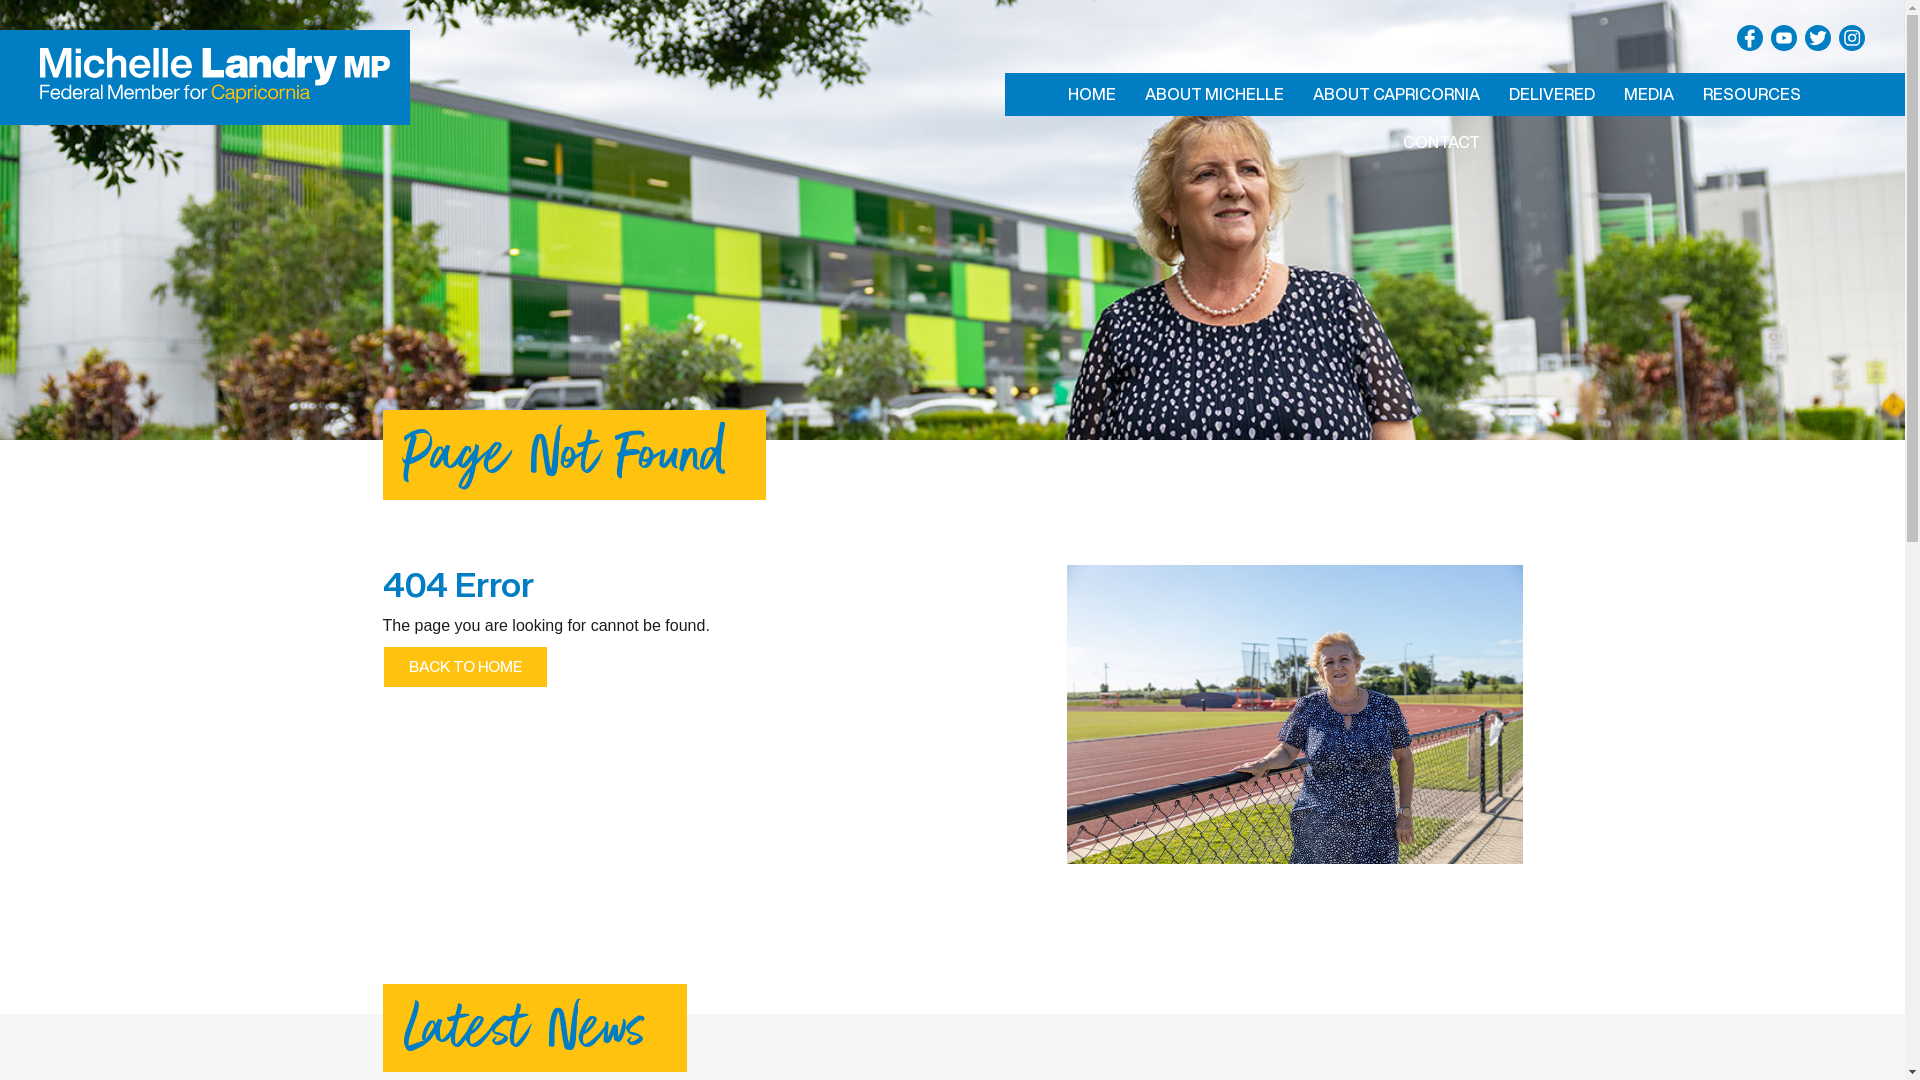 This screenshot has height=1080, width=1920. What do you see at coordinates (1213, 94) in the screenshot?
I see `'ABOUT MICHELLE'` at bounding box center [1213, 94].